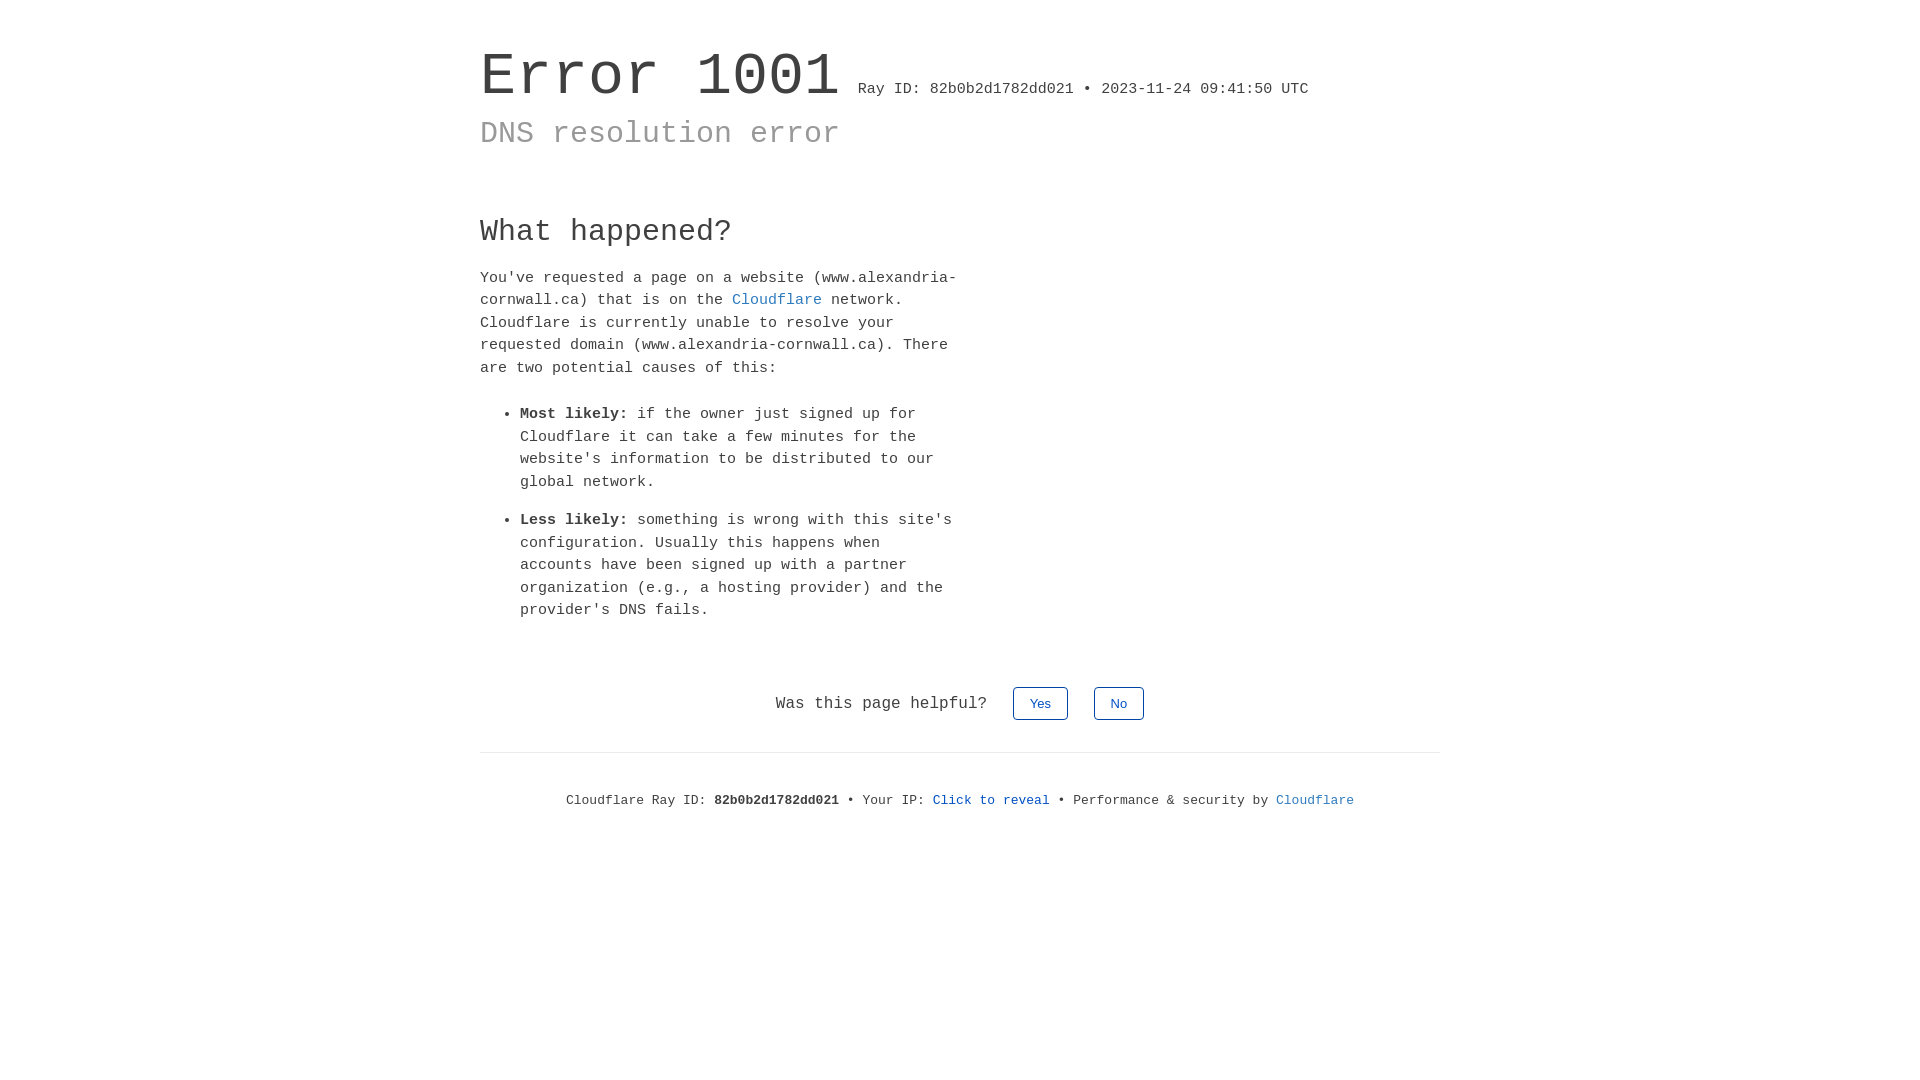  I want to click on 'Click to reveal', so click(991, 798).